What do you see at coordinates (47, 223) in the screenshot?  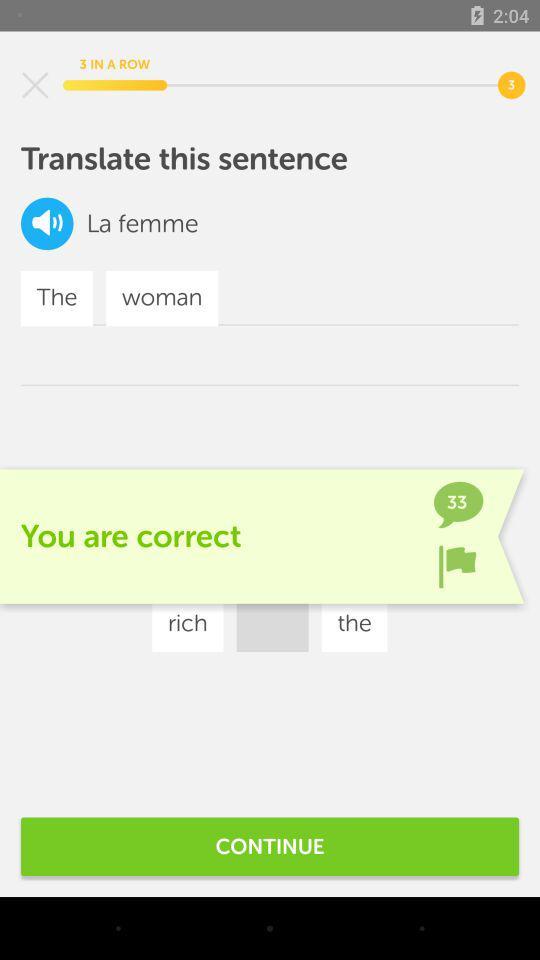 I see `the volume icon` at bounding box center [47, 223].